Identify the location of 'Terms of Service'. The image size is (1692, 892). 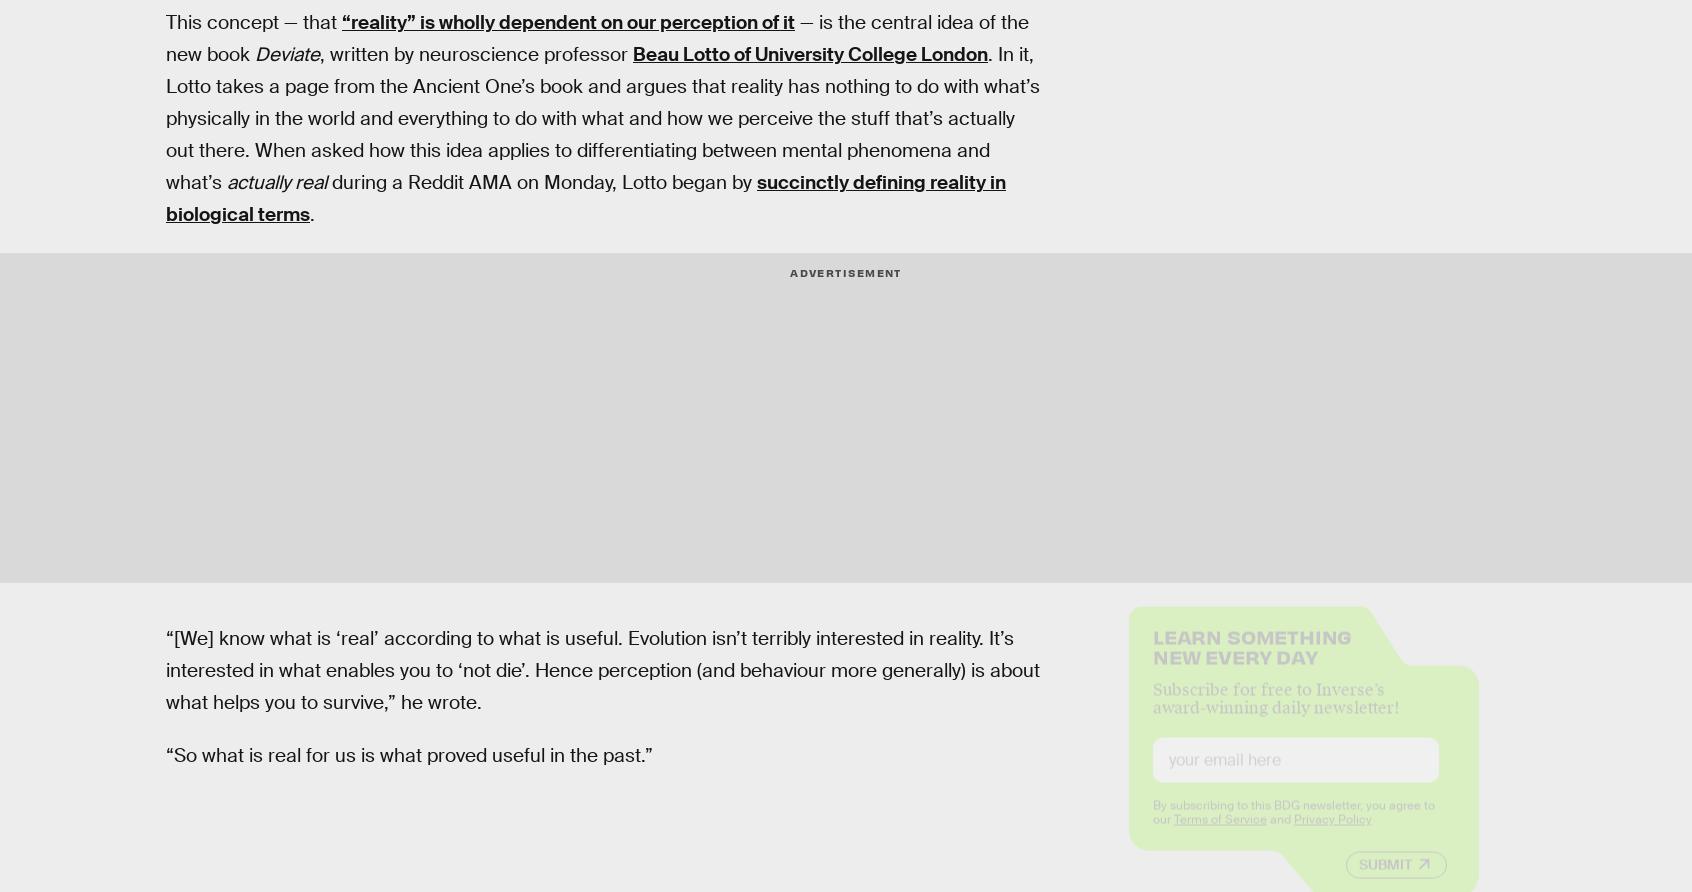
(1219, 834).